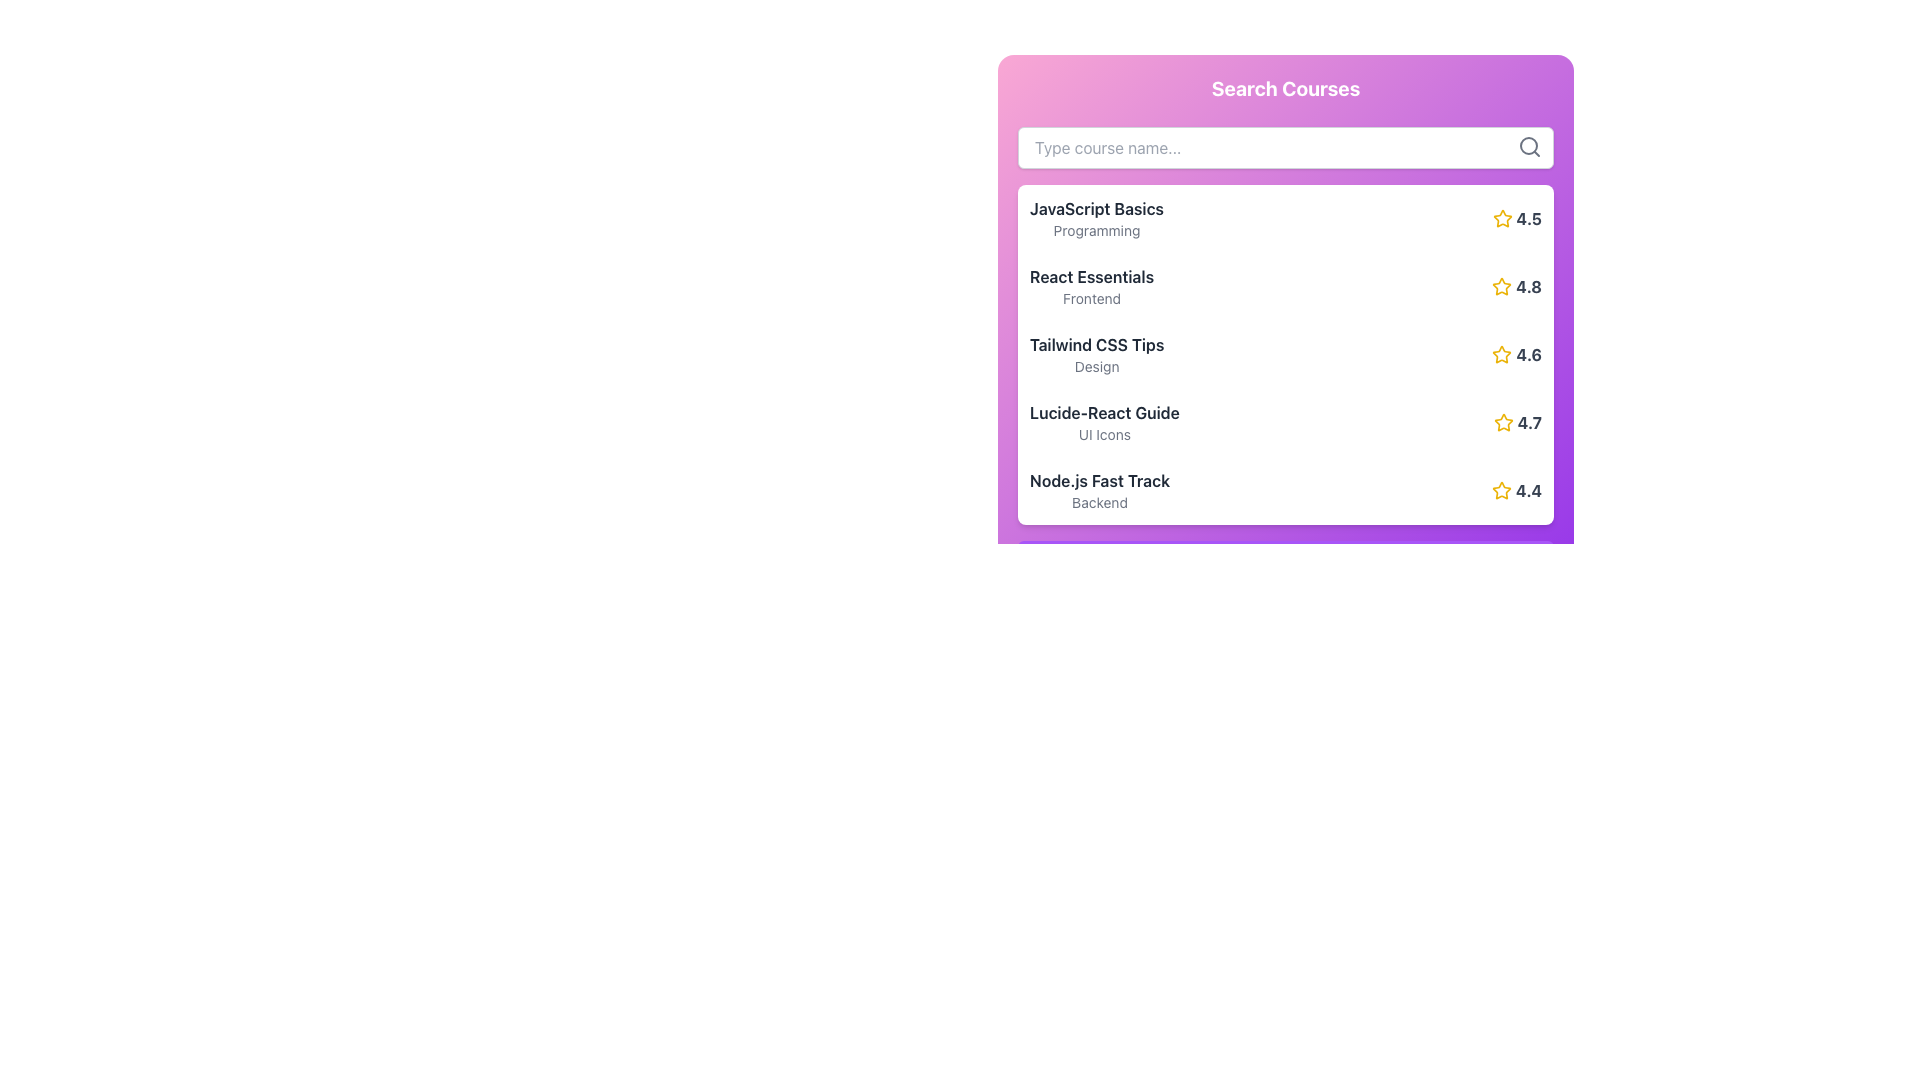 The height and width of the screenshot is (1080, 1920). I want to click on the search icon located at the upper-right corner of the input field, which is used to initiate a search operation, so click(1529, 145).